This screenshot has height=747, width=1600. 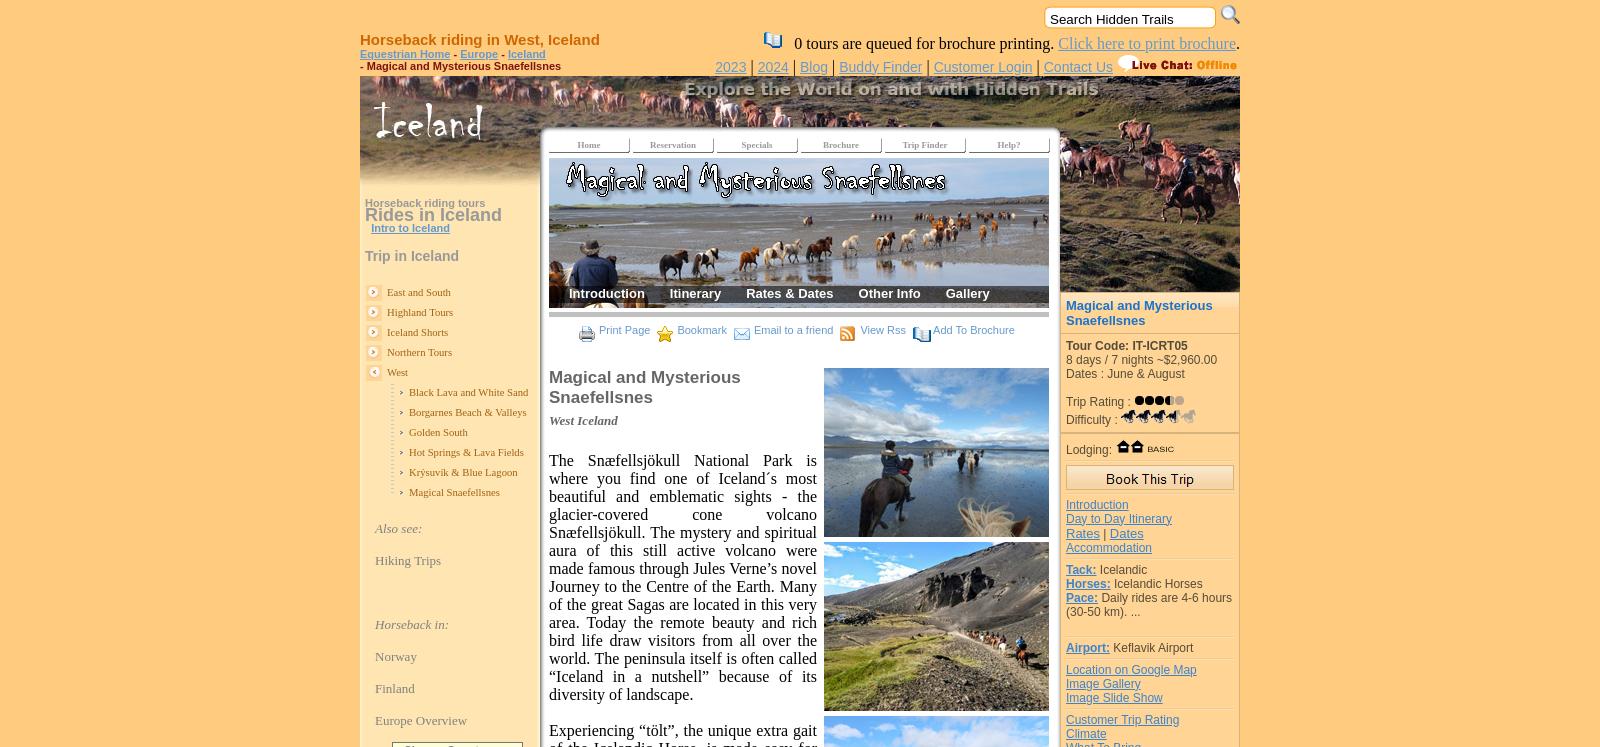 I want to click on 'Highland Tours', so click(x=419, y=311).